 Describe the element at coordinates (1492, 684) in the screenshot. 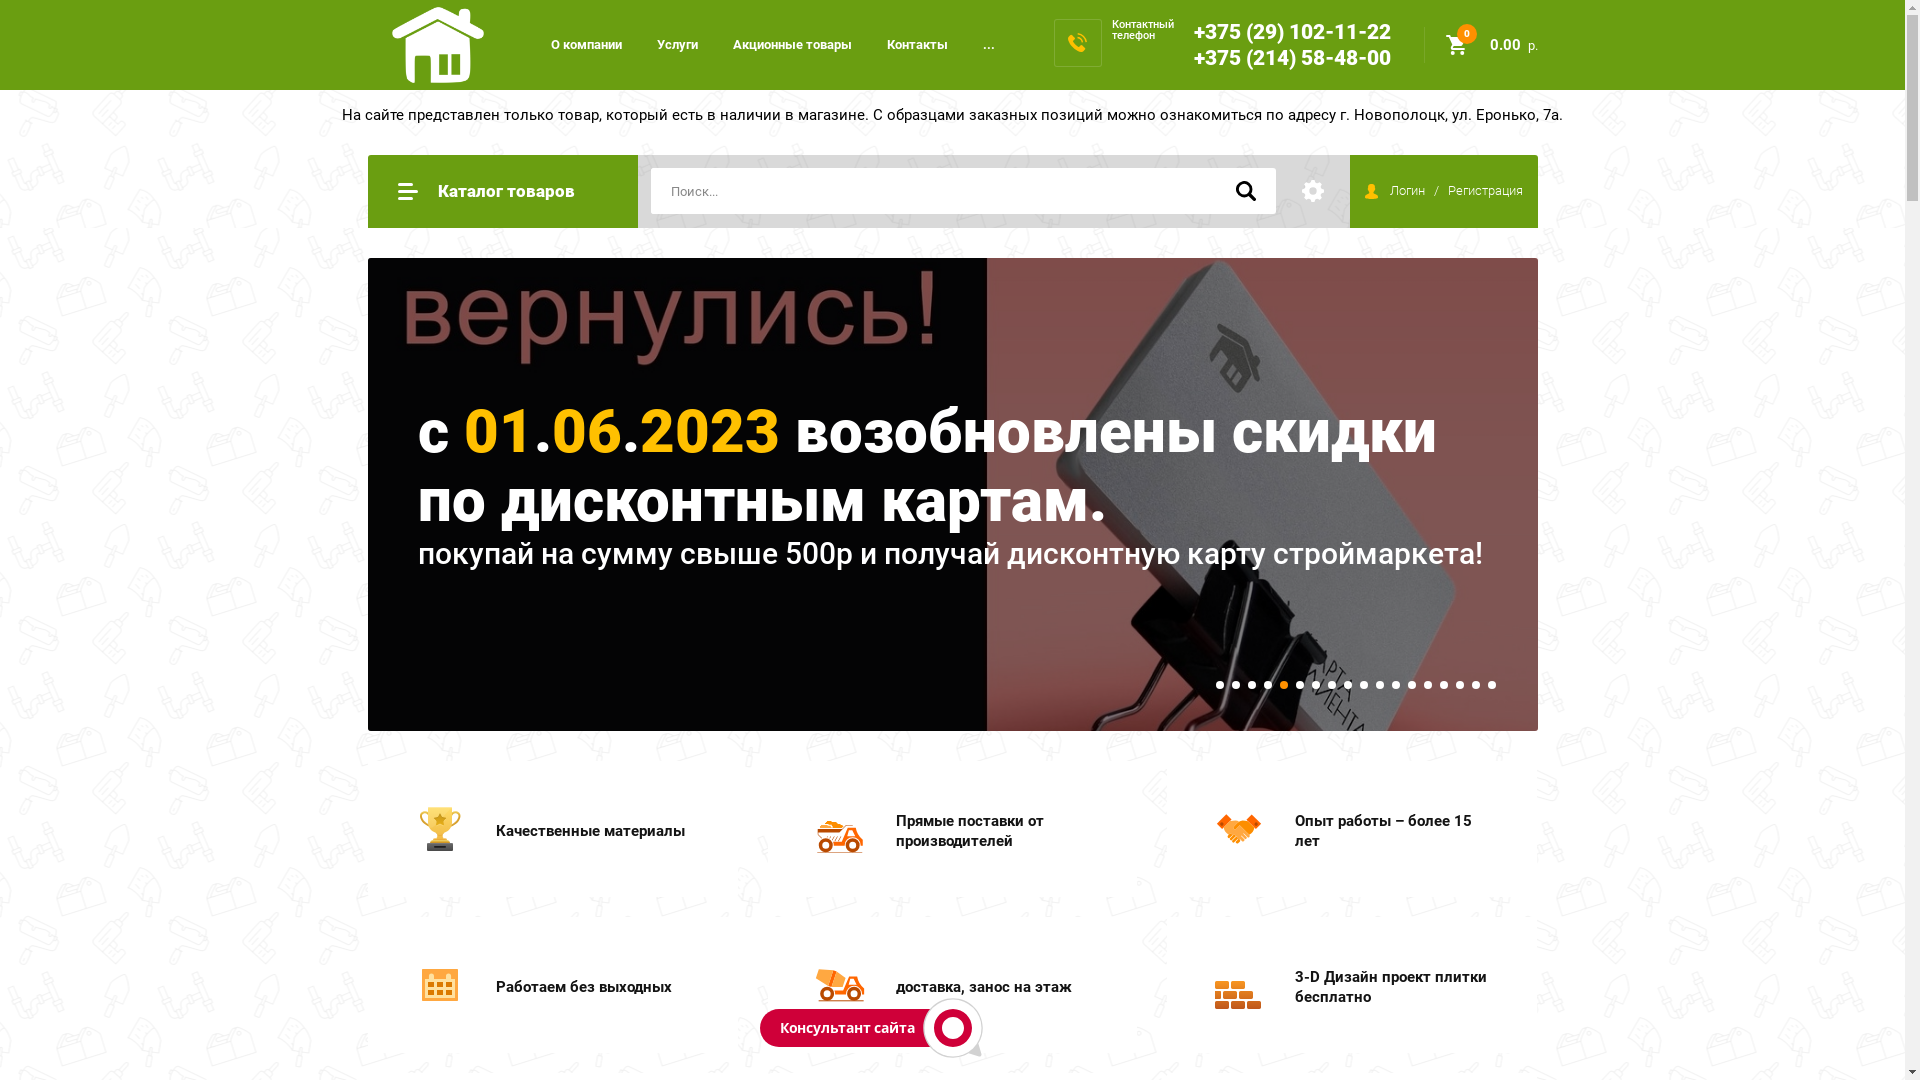

I see `'18'` at that location.